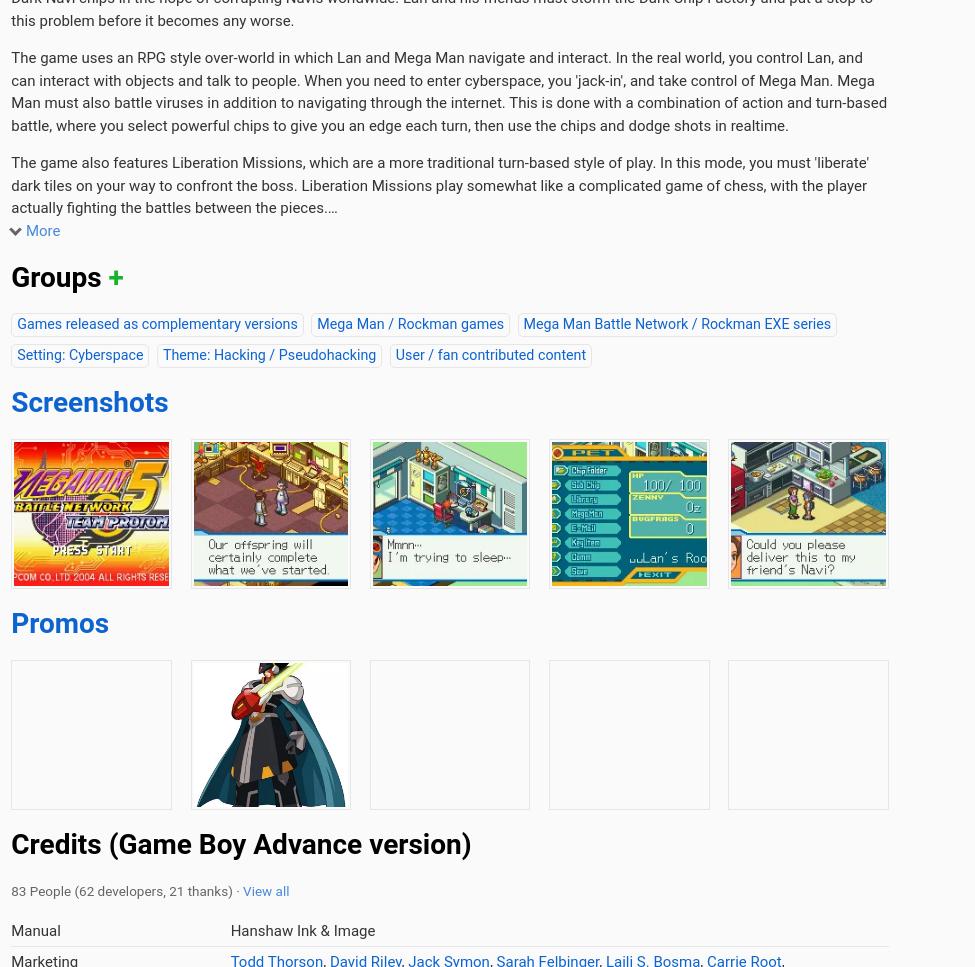 The height and width of the screenshot is (967, 975). What do you see at coordinates (854, 184) in the screenshot?
I see `'Video'` at bounding box center [854, 184].